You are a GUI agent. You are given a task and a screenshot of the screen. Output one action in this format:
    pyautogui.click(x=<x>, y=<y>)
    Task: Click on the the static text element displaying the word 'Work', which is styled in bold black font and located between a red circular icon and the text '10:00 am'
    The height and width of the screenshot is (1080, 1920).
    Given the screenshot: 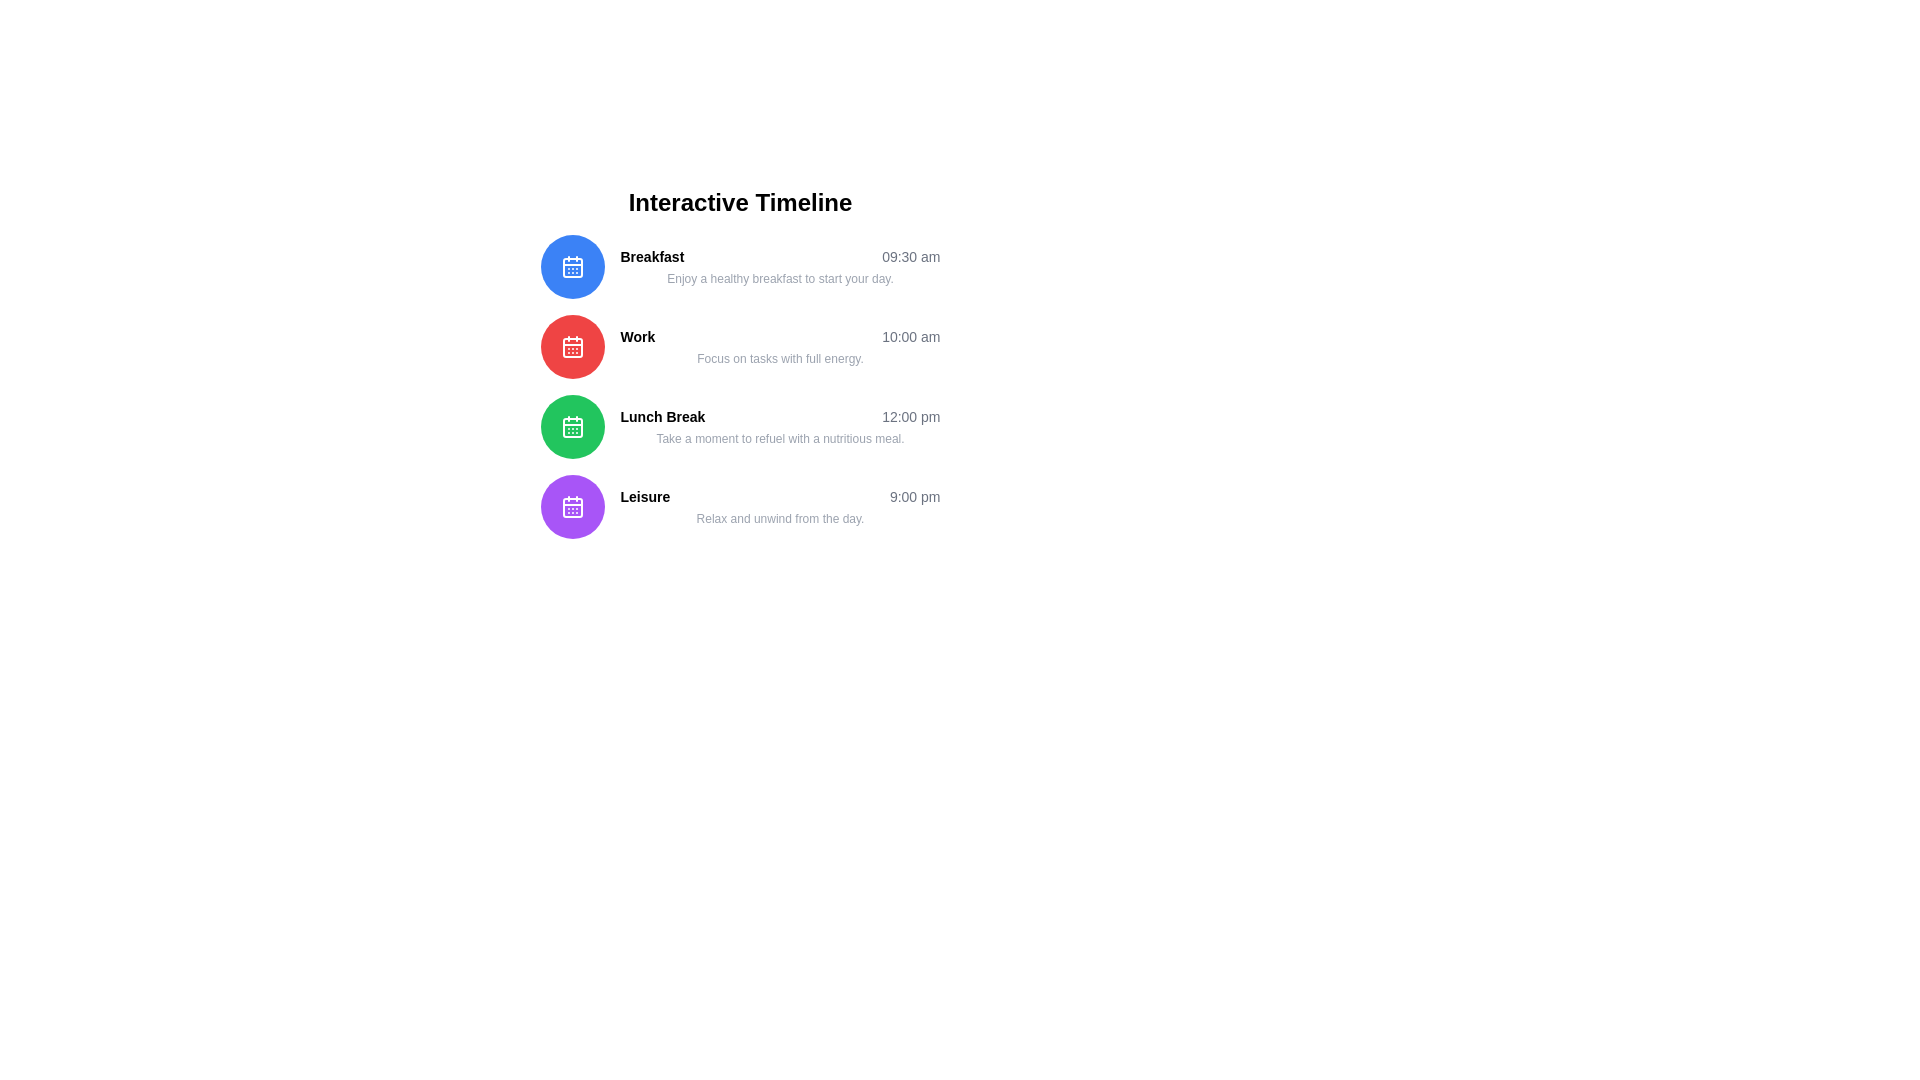 What is the action you would take?
    pyautogui.click(x=636, y=335)
    